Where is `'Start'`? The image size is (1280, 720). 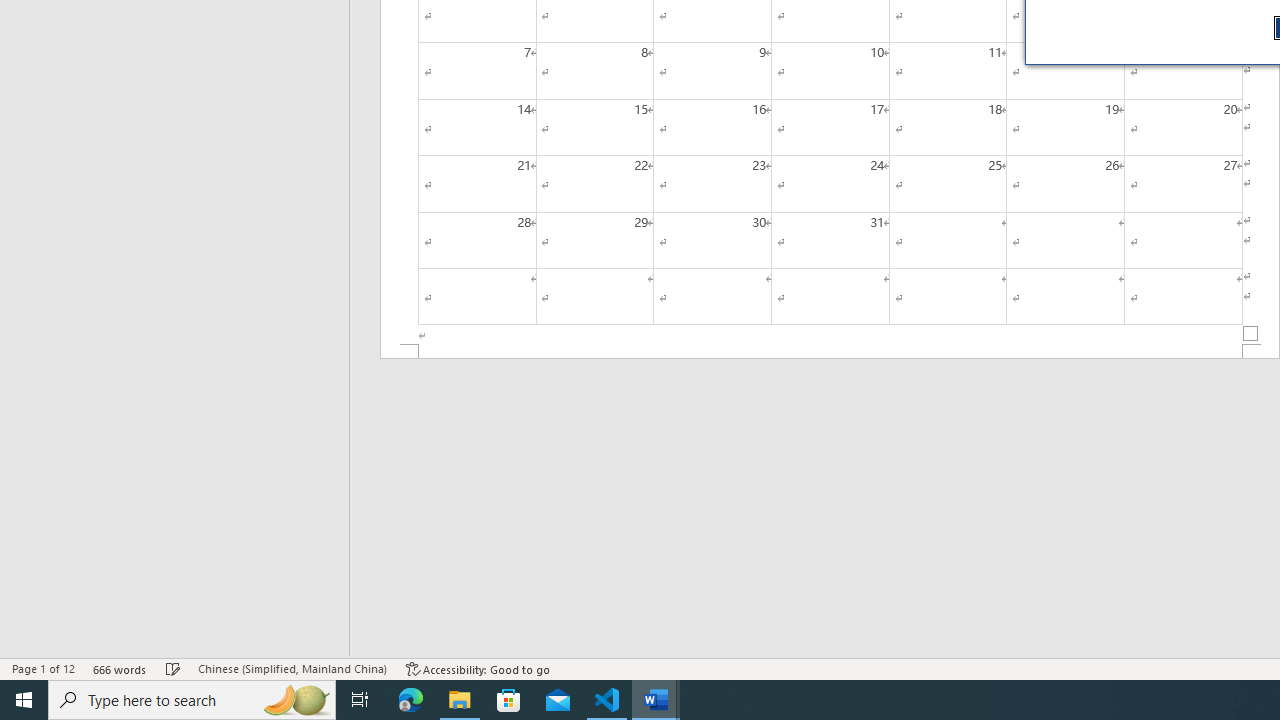
'Start' is located at coordinates (24, 698).